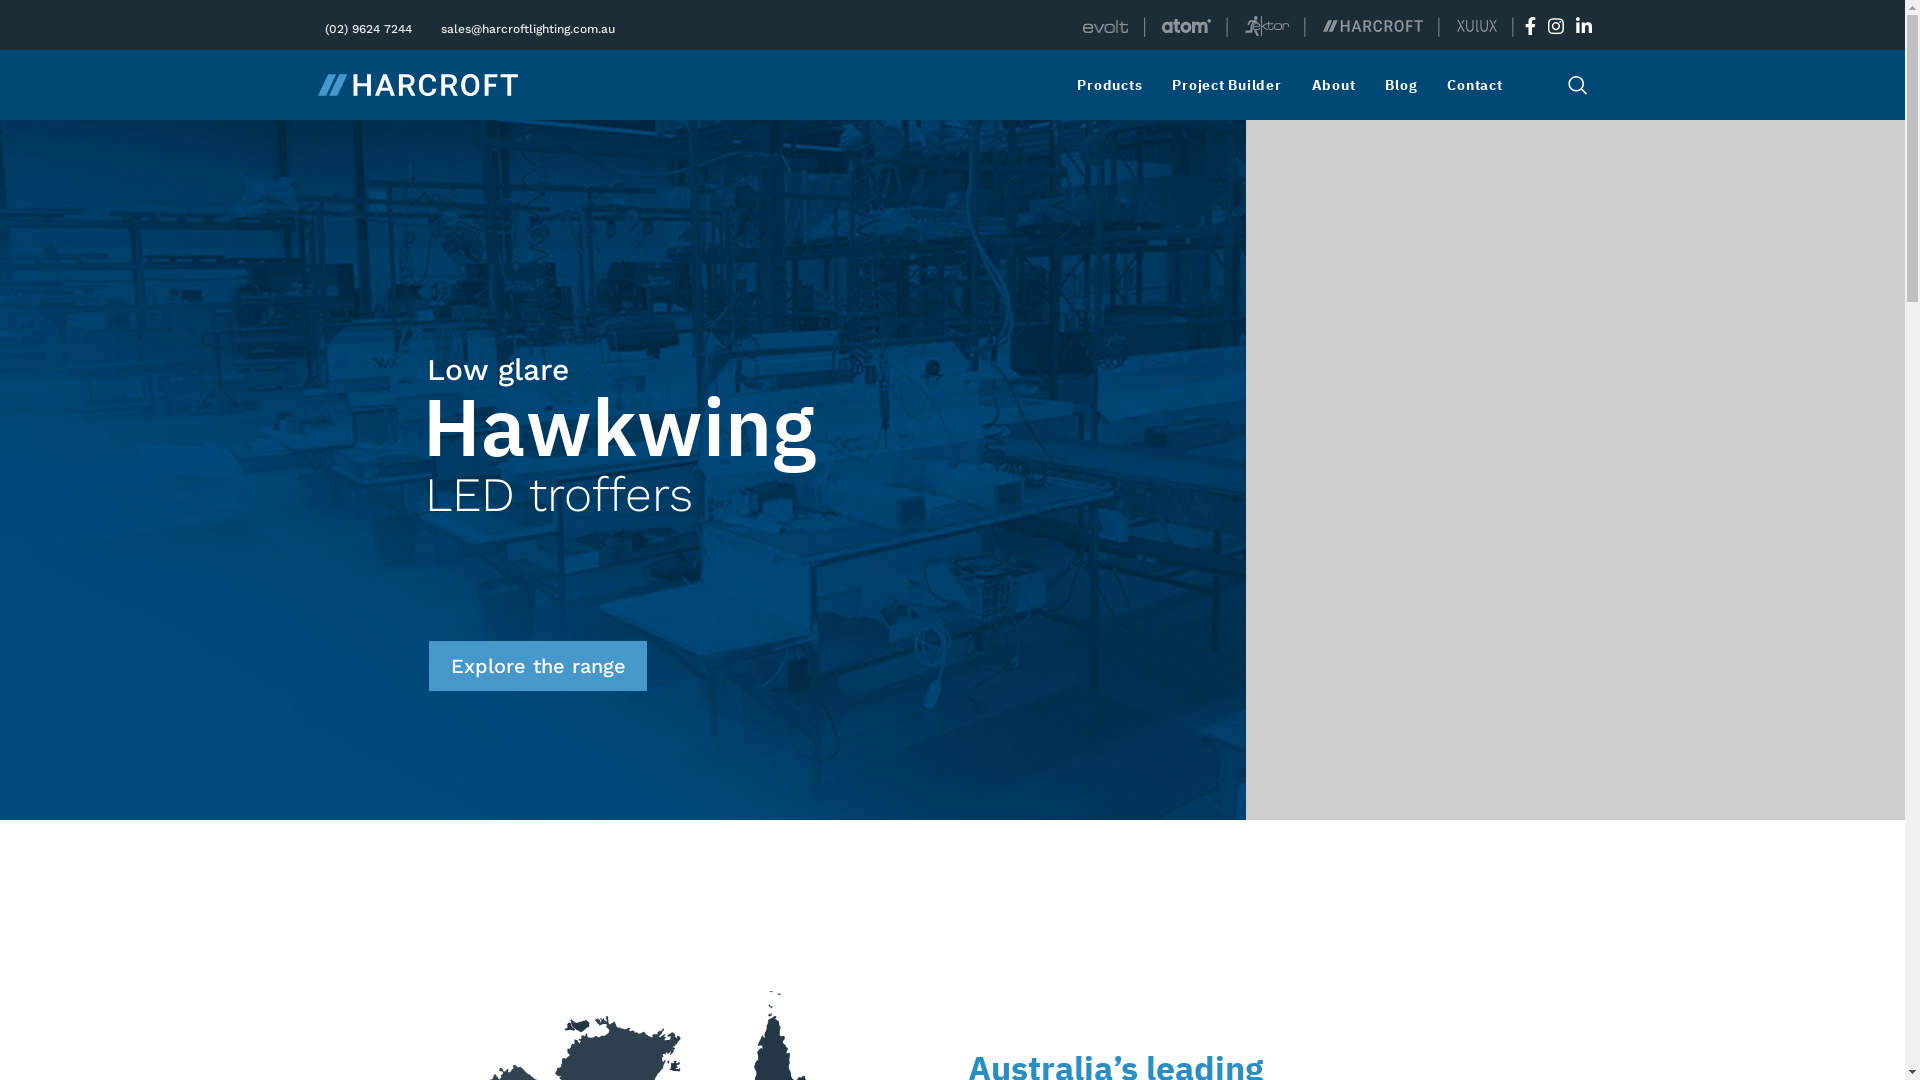 Image resolution: width=1920 pixels, height=1080 pixels. Describe the element at coordinates (1479, 83) in the screenshot. I see `'Contact'` at that location.